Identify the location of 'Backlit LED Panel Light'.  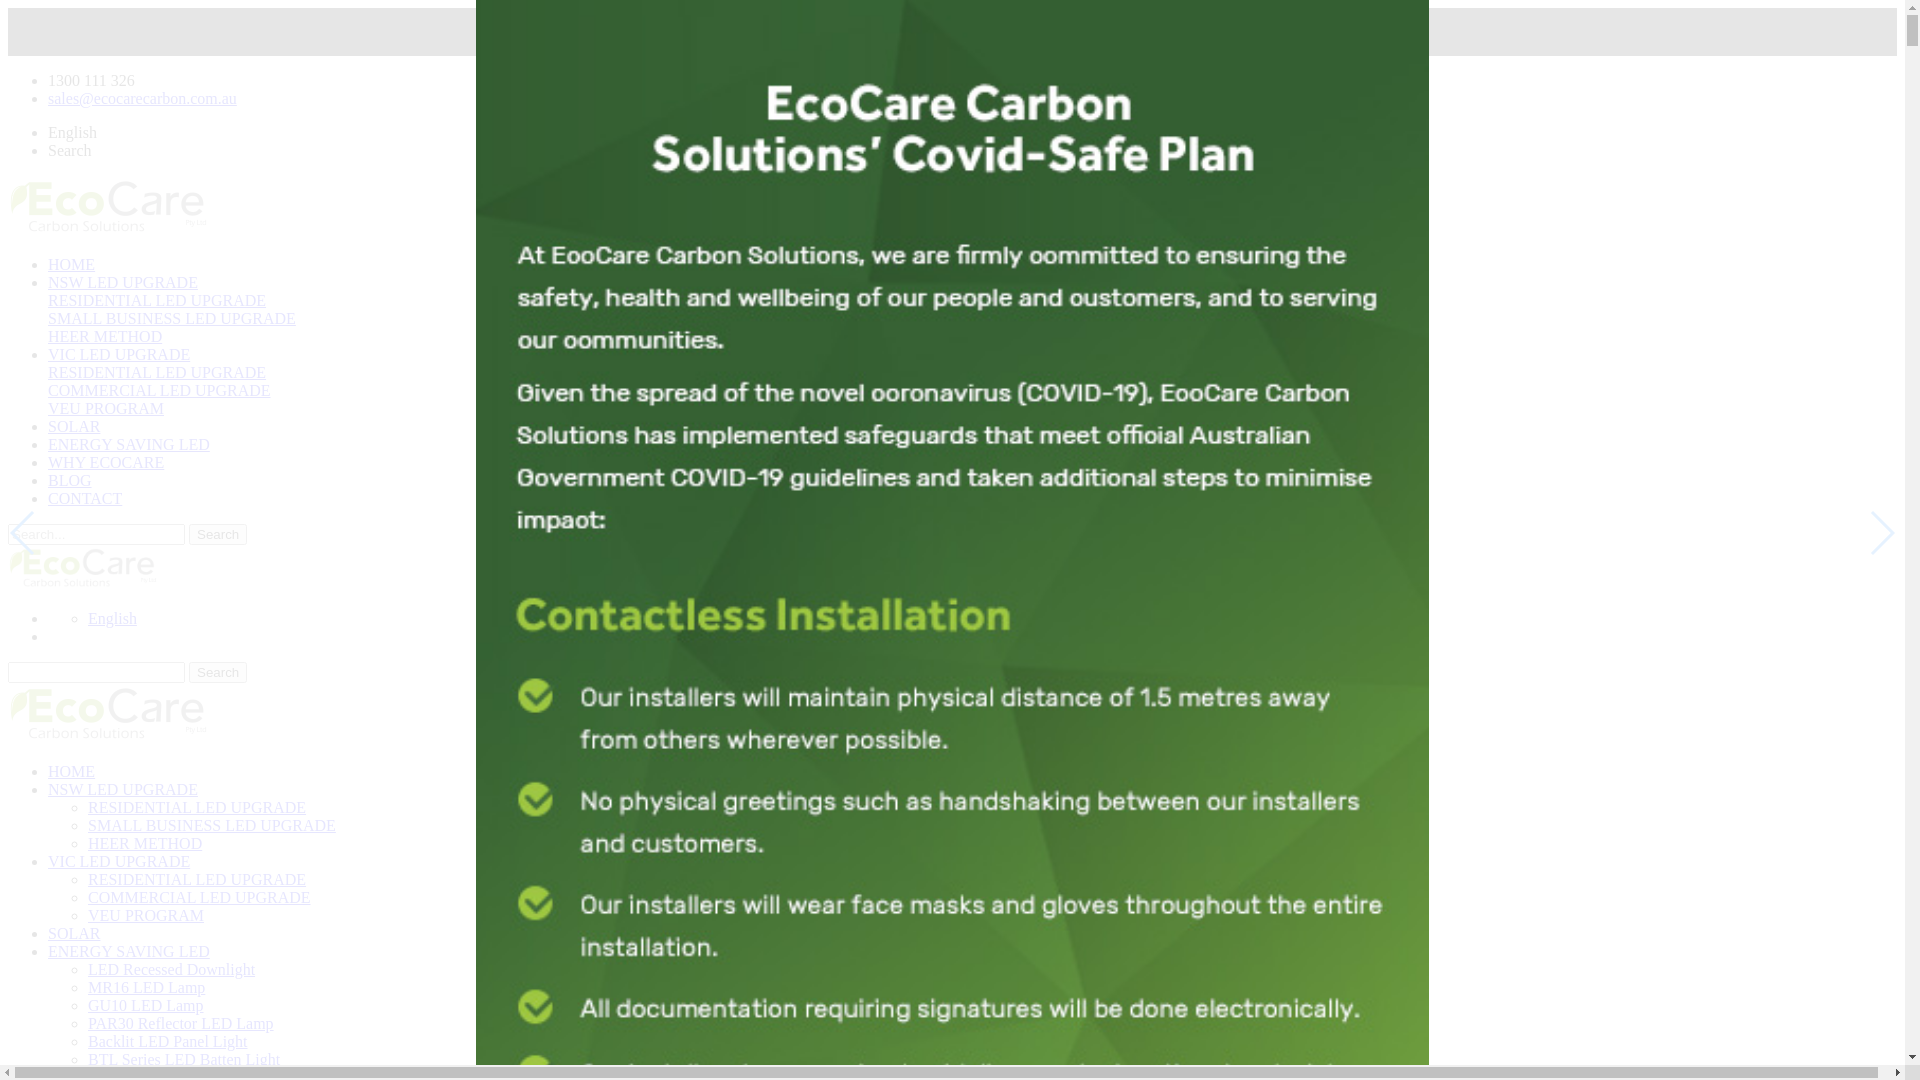
(86, 1040).